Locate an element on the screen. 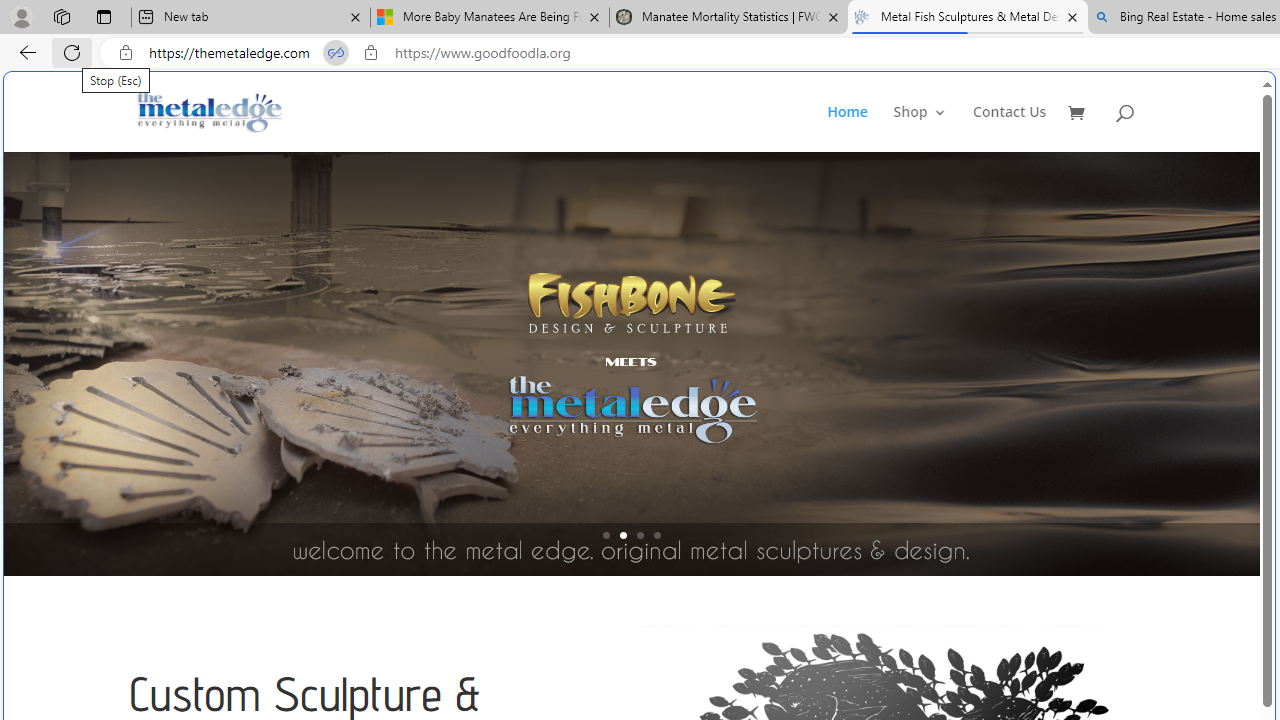 This screenshot has height=720, width=1280. 'Shop3' is located at coordinates (930, 128).